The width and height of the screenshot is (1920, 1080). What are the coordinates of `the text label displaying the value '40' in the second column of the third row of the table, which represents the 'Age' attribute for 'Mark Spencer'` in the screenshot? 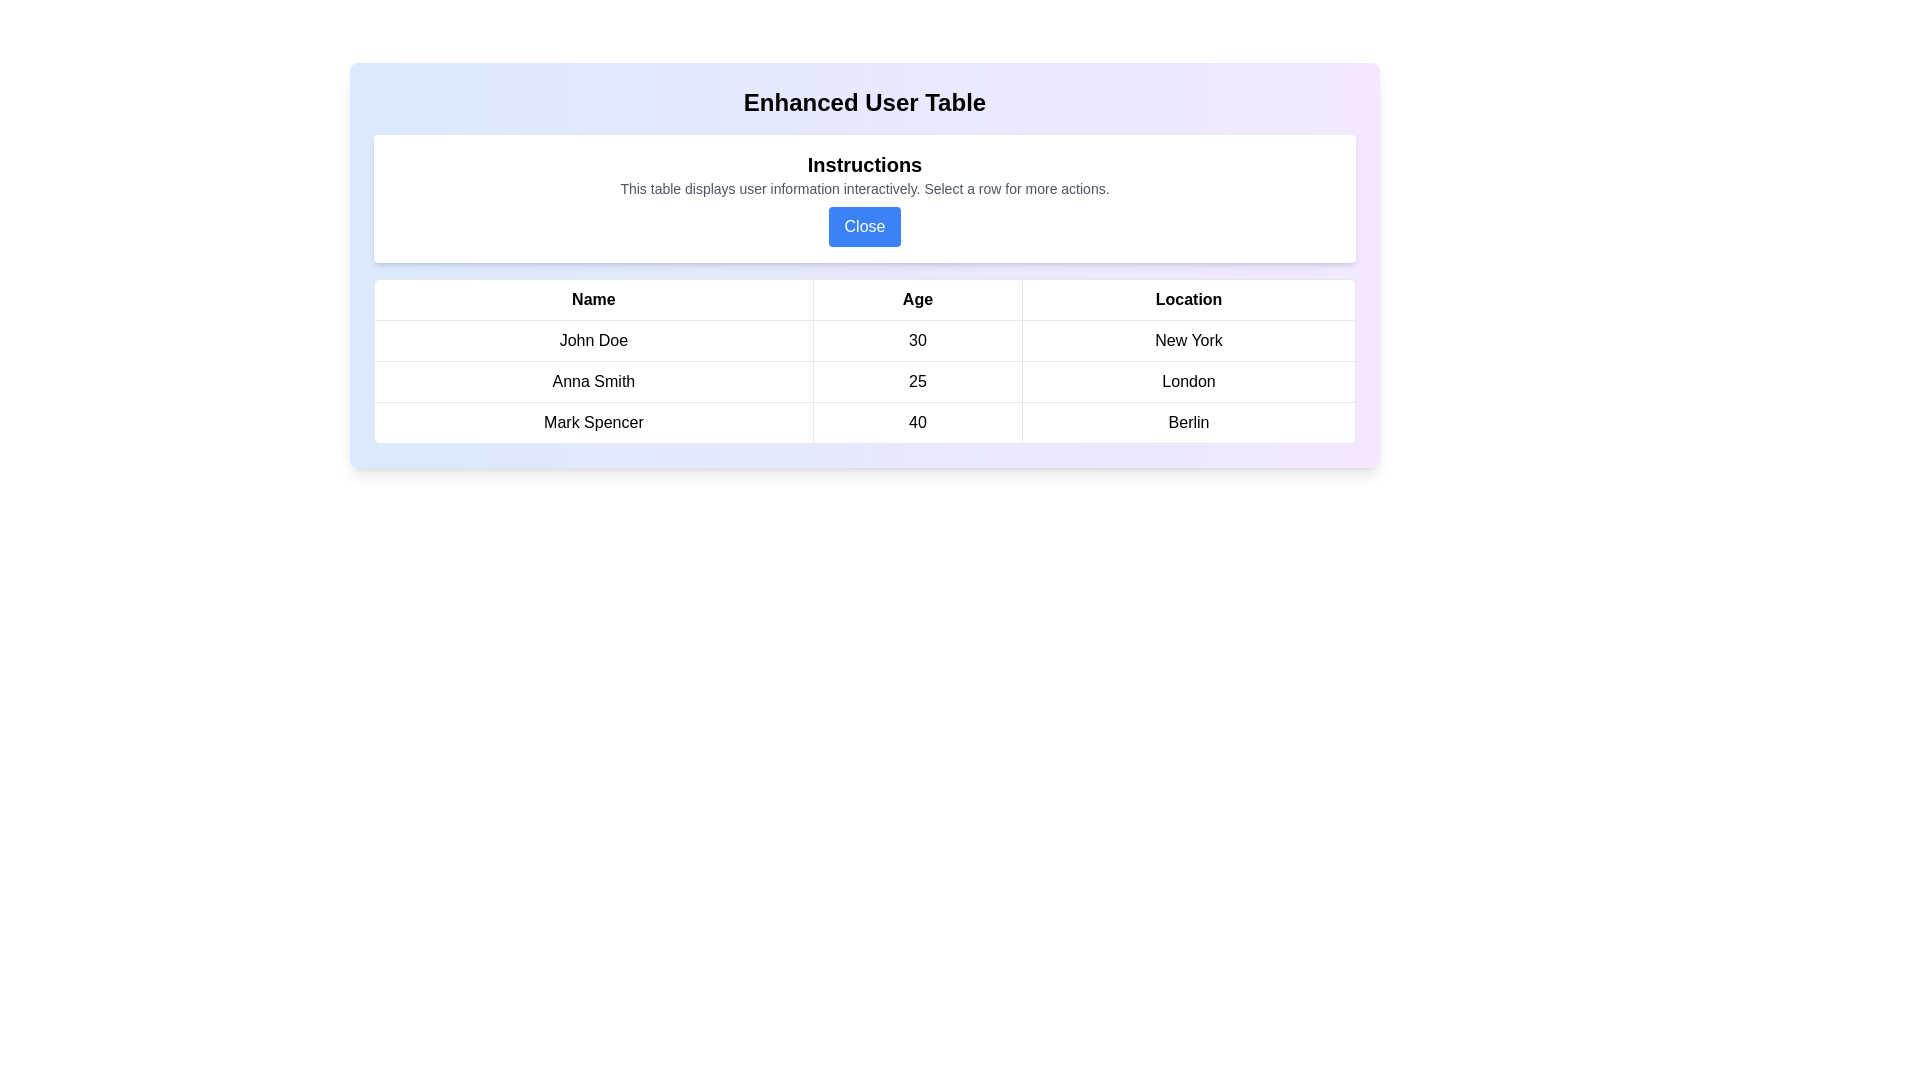 It's located at (916, 422).